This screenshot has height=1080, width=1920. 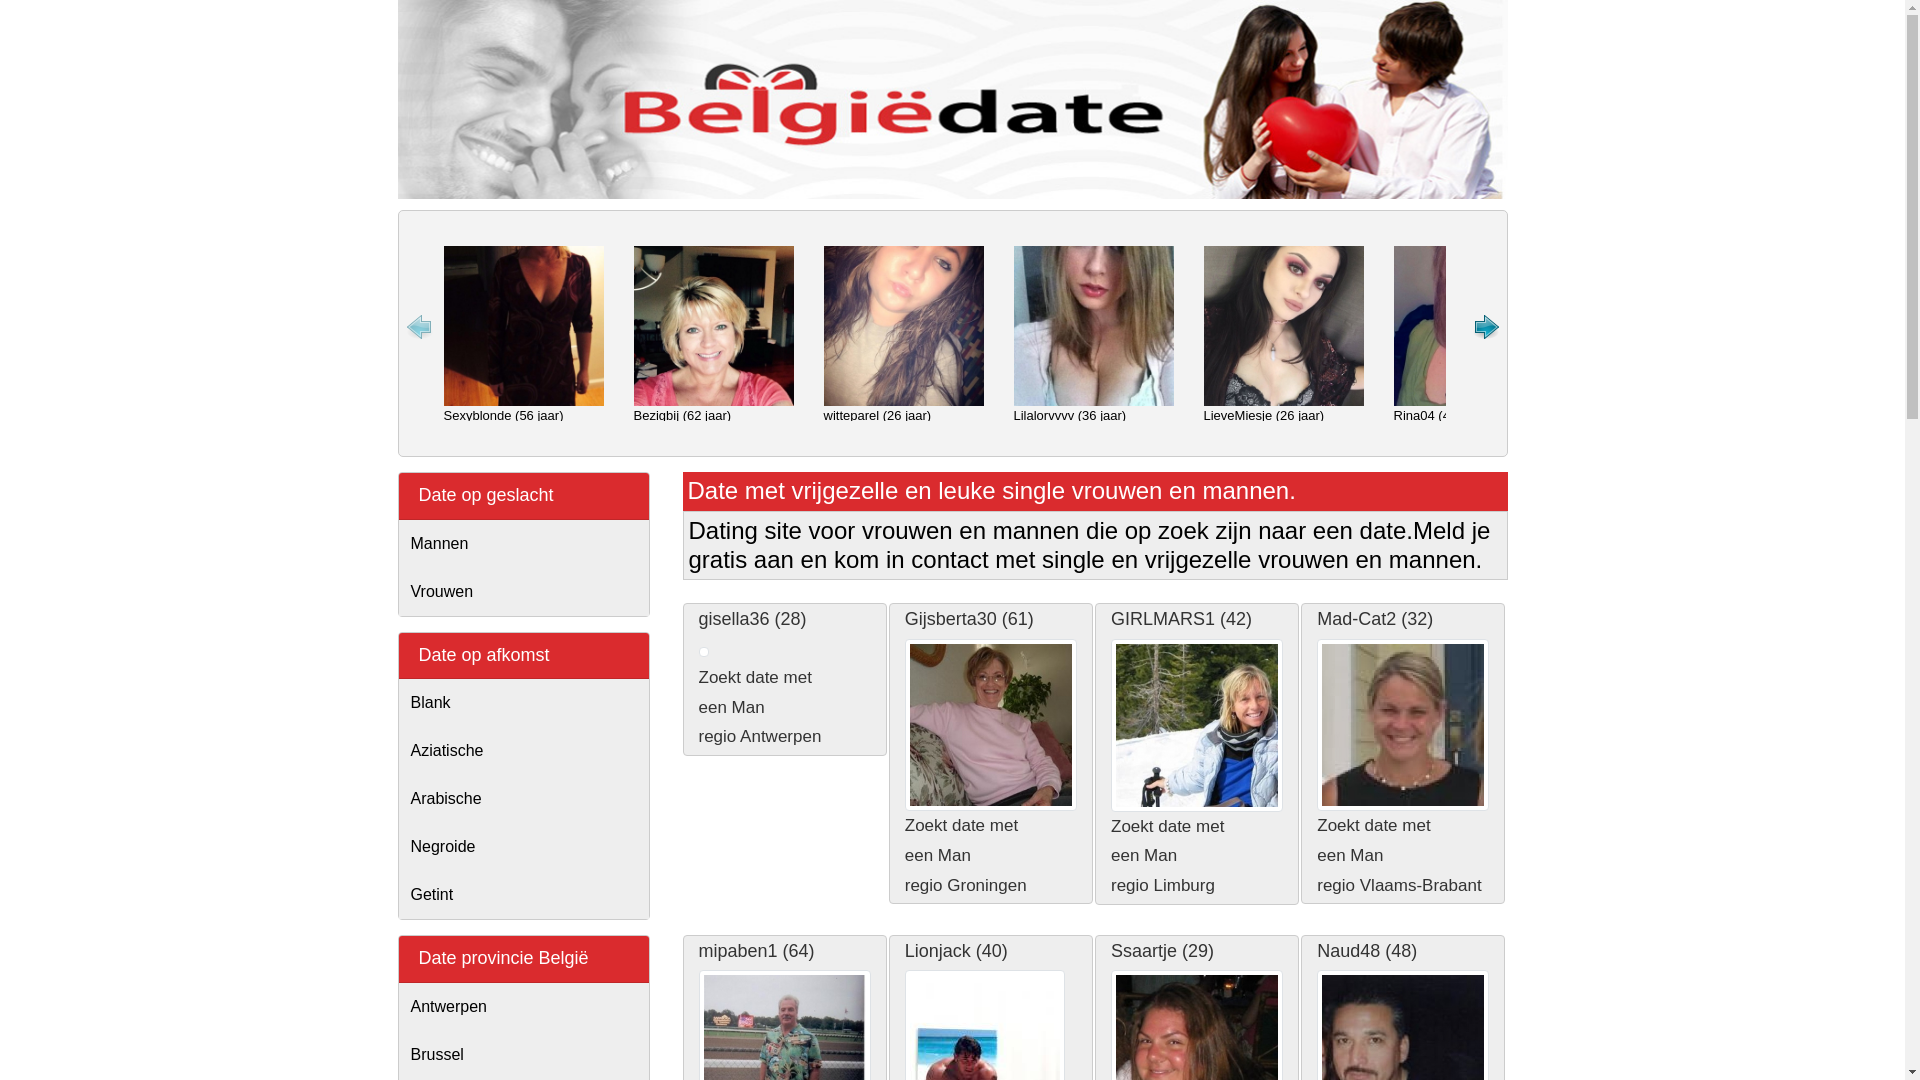 I want to click on 'Negroide', so click(x=523, y=847).